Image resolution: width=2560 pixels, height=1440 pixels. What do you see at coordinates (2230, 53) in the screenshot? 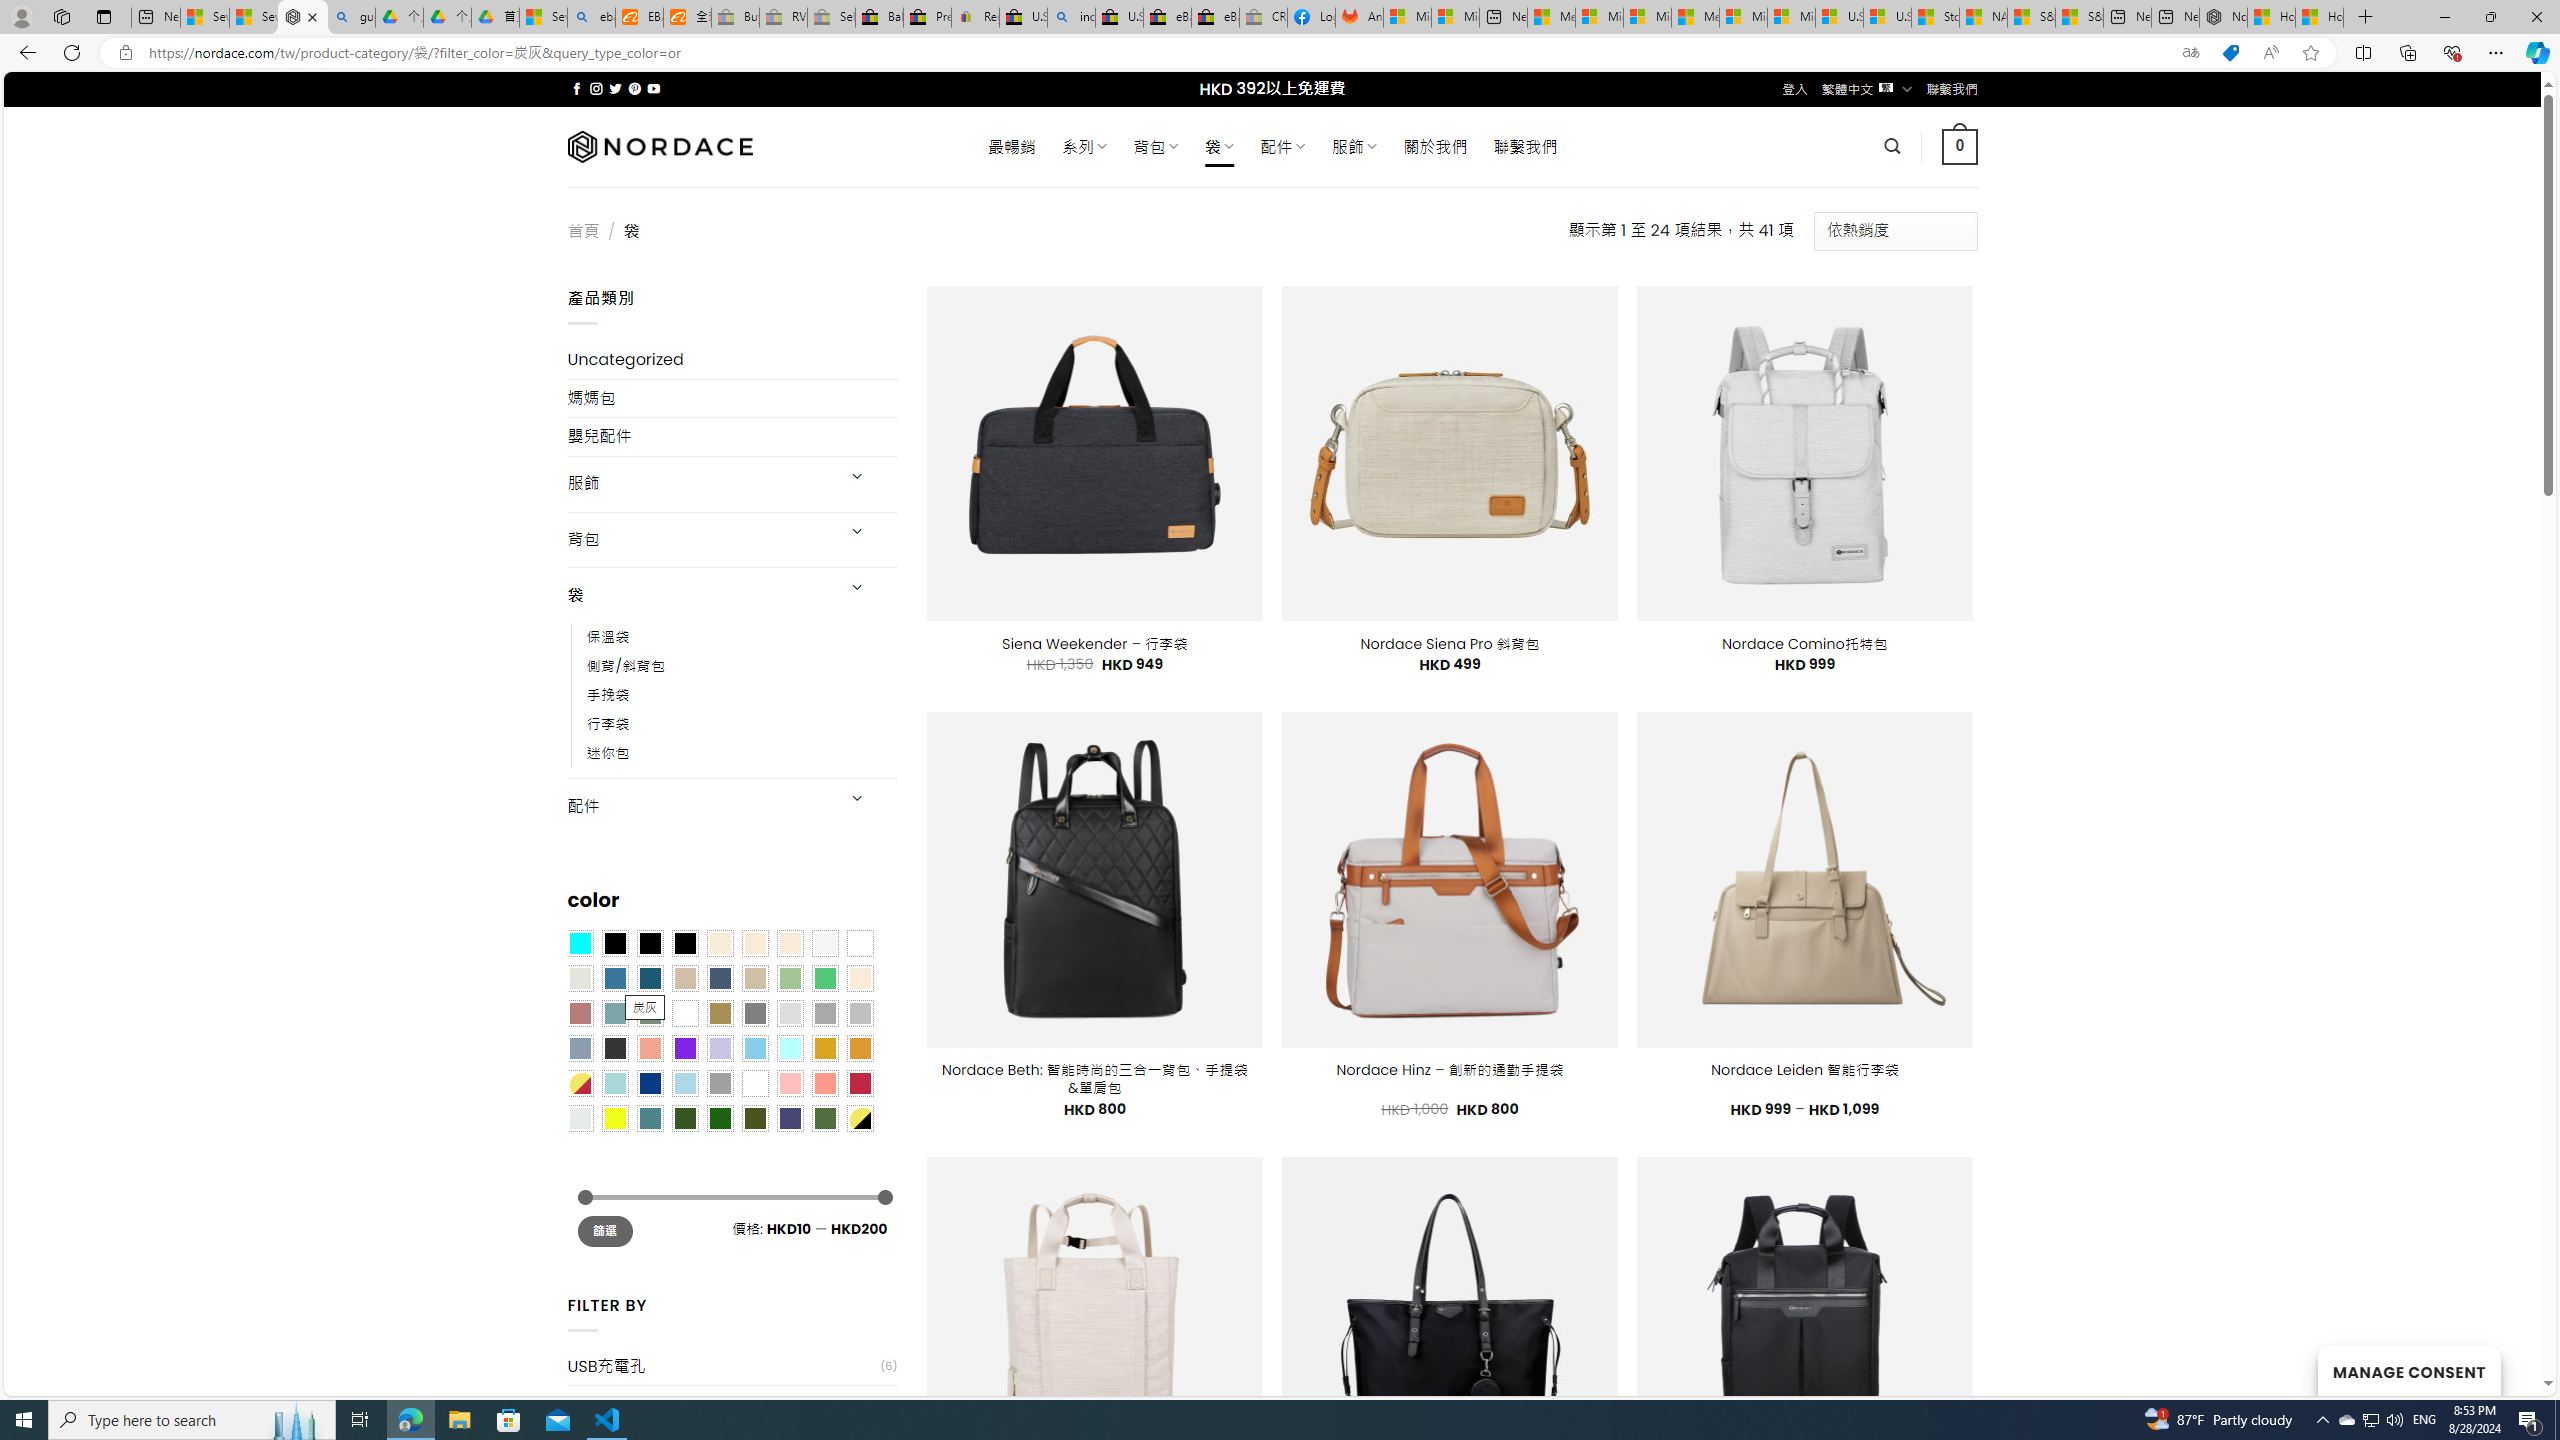
I see `'This site has coupons! Shopping in Microsoft Edge'` at bounding box center [2230, 53].